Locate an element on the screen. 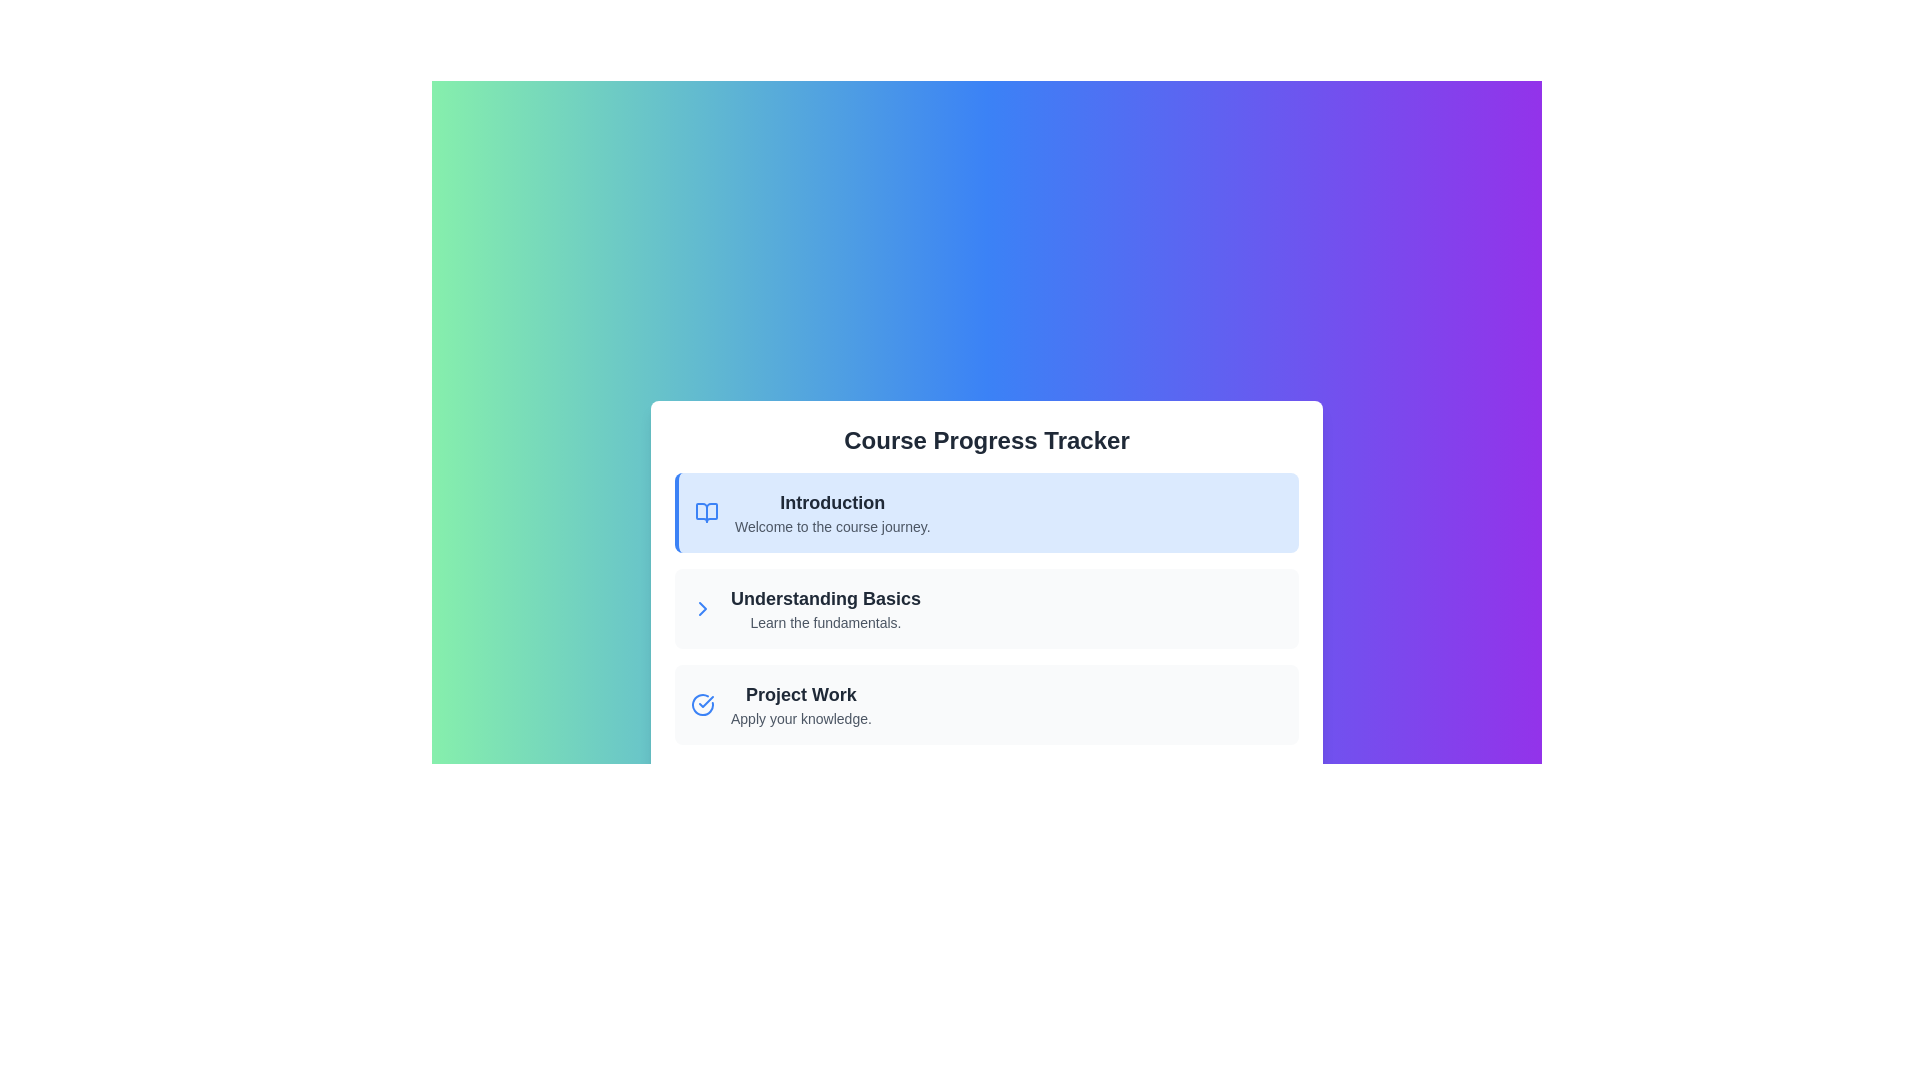 This screenshot has height=1080, width=1920. the Circular status indicator icon located beside the 'Project Work' text in the course tasks list is located at coordinates (702, 704).